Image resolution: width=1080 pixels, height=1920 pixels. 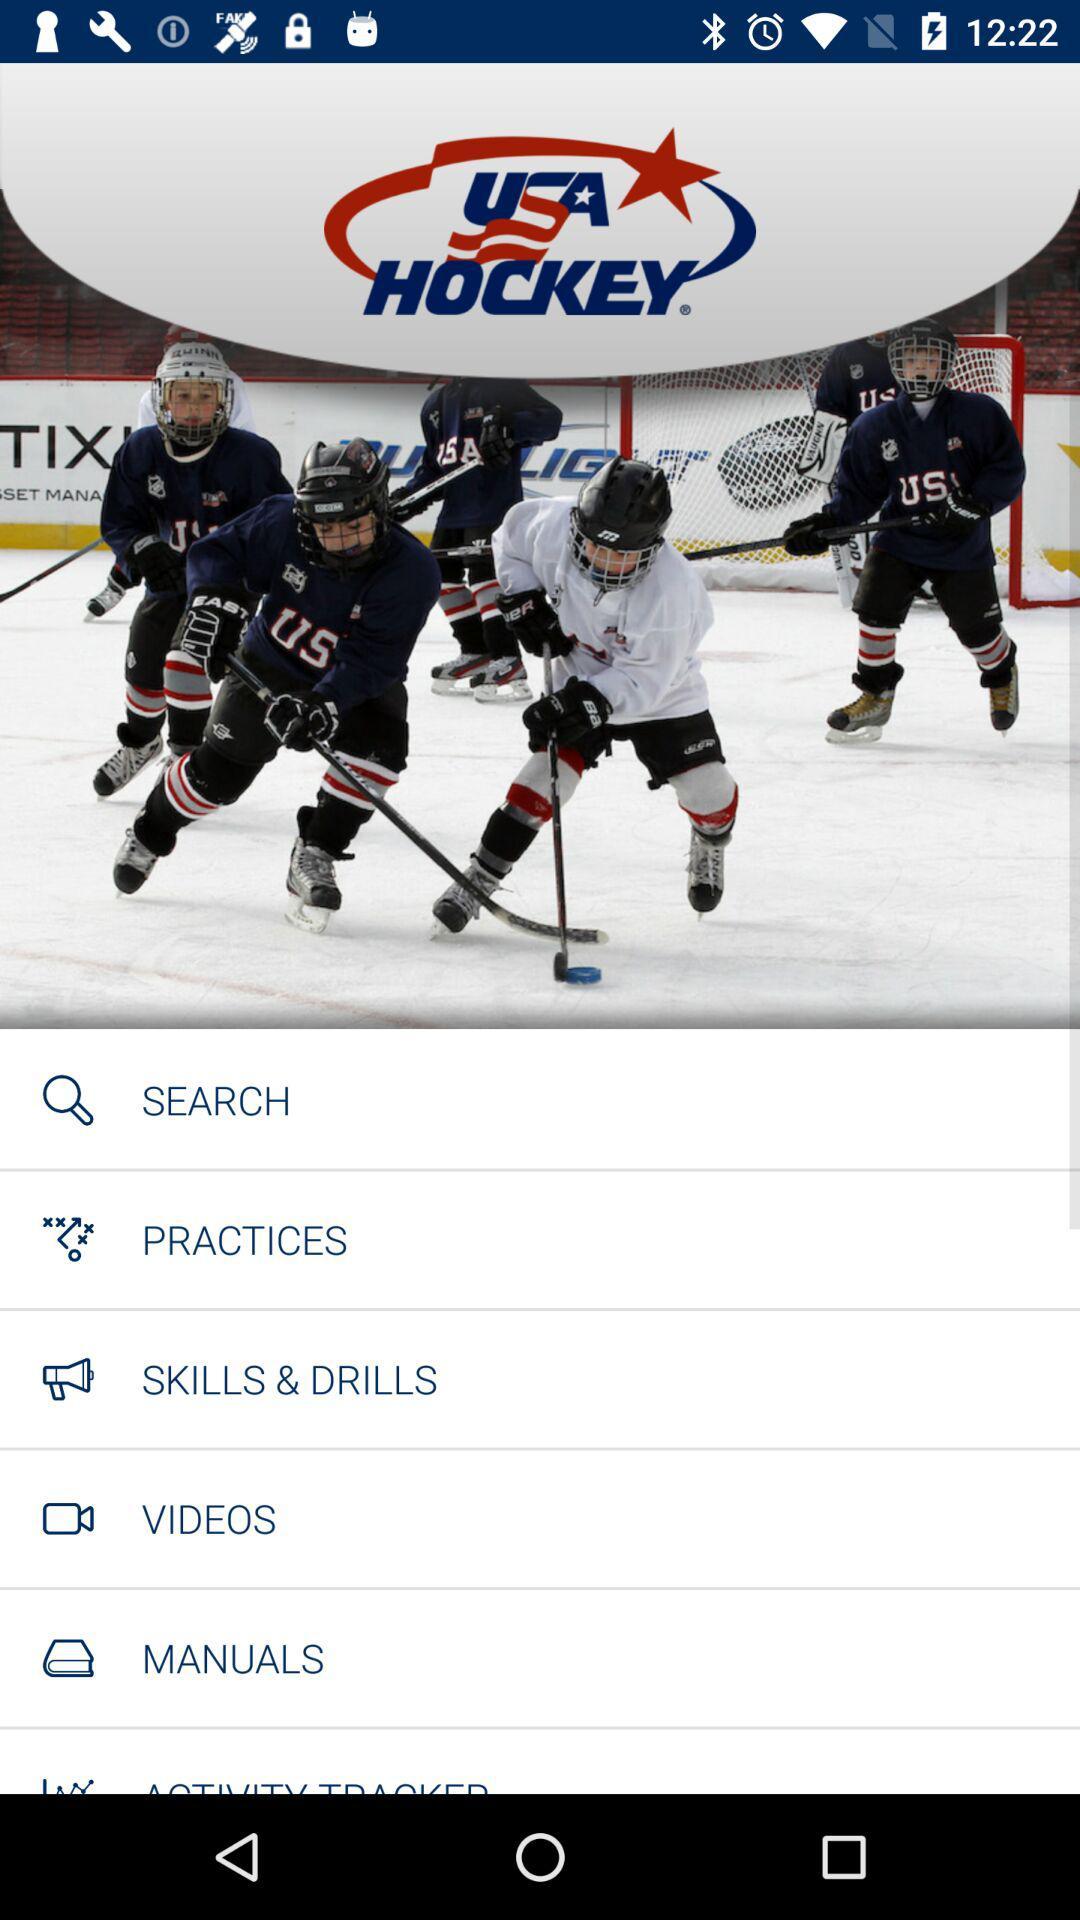 I want to click on manuals icon, so click(x=231, y=1657).